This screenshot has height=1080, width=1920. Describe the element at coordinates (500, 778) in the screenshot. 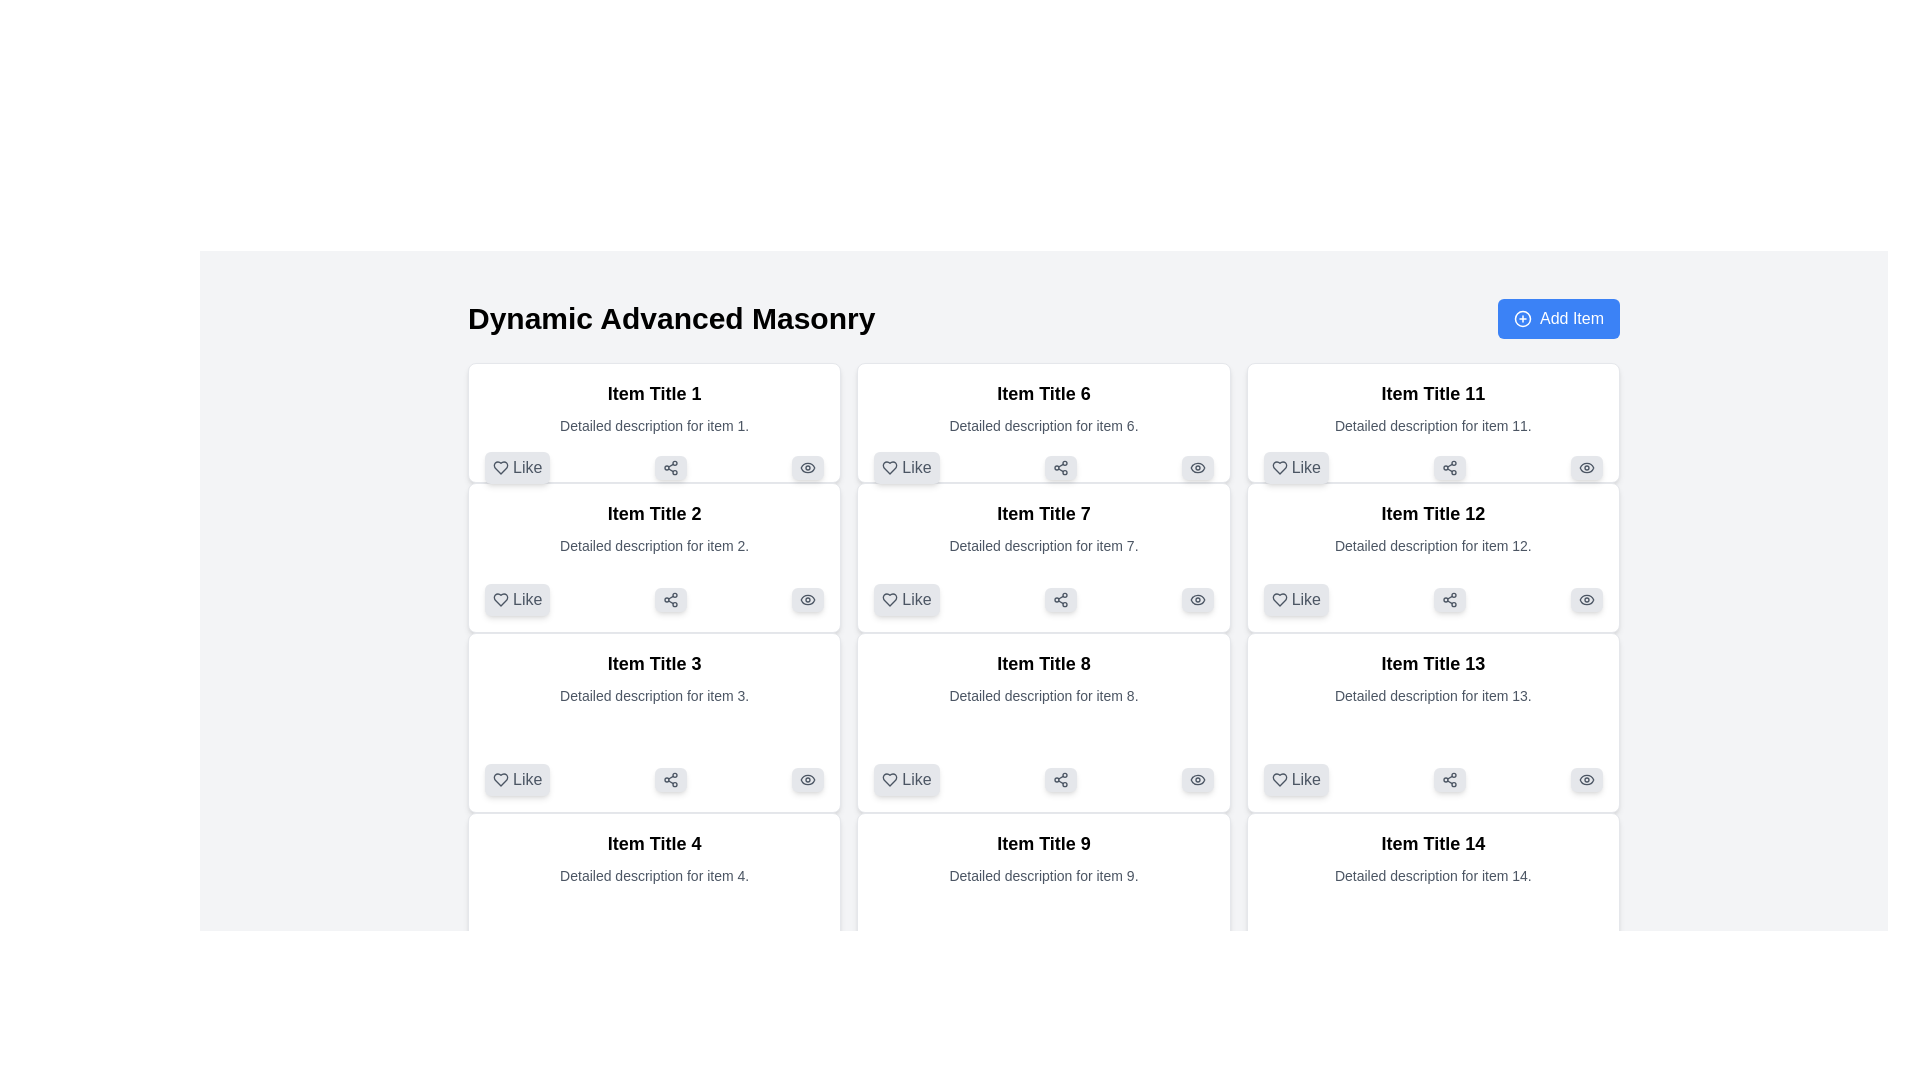

I see `the heart-shaped 'like' icon located under 'Item Title 3'` at that location.